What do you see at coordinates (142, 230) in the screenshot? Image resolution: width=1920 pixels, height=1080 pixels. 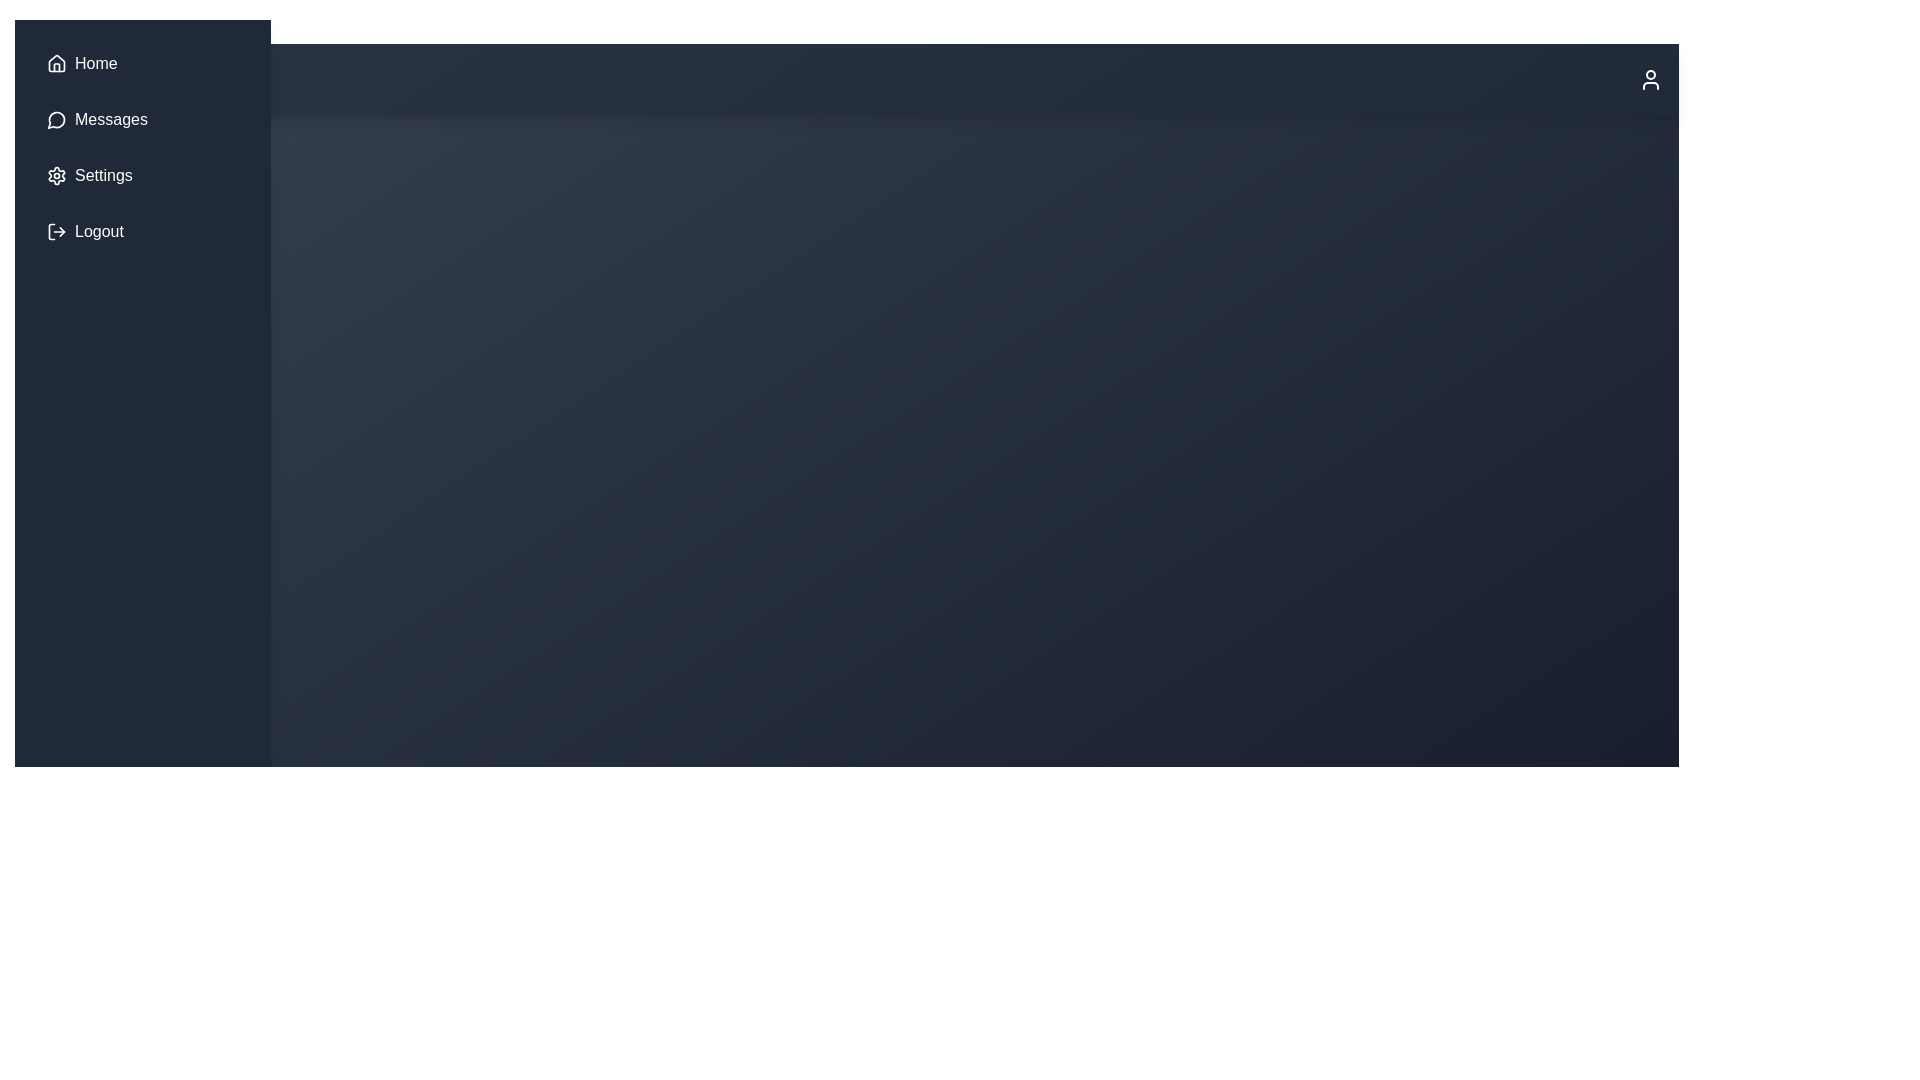 I see `the 'Logout' option in the navigation menu` at bounding box center [142, 230].